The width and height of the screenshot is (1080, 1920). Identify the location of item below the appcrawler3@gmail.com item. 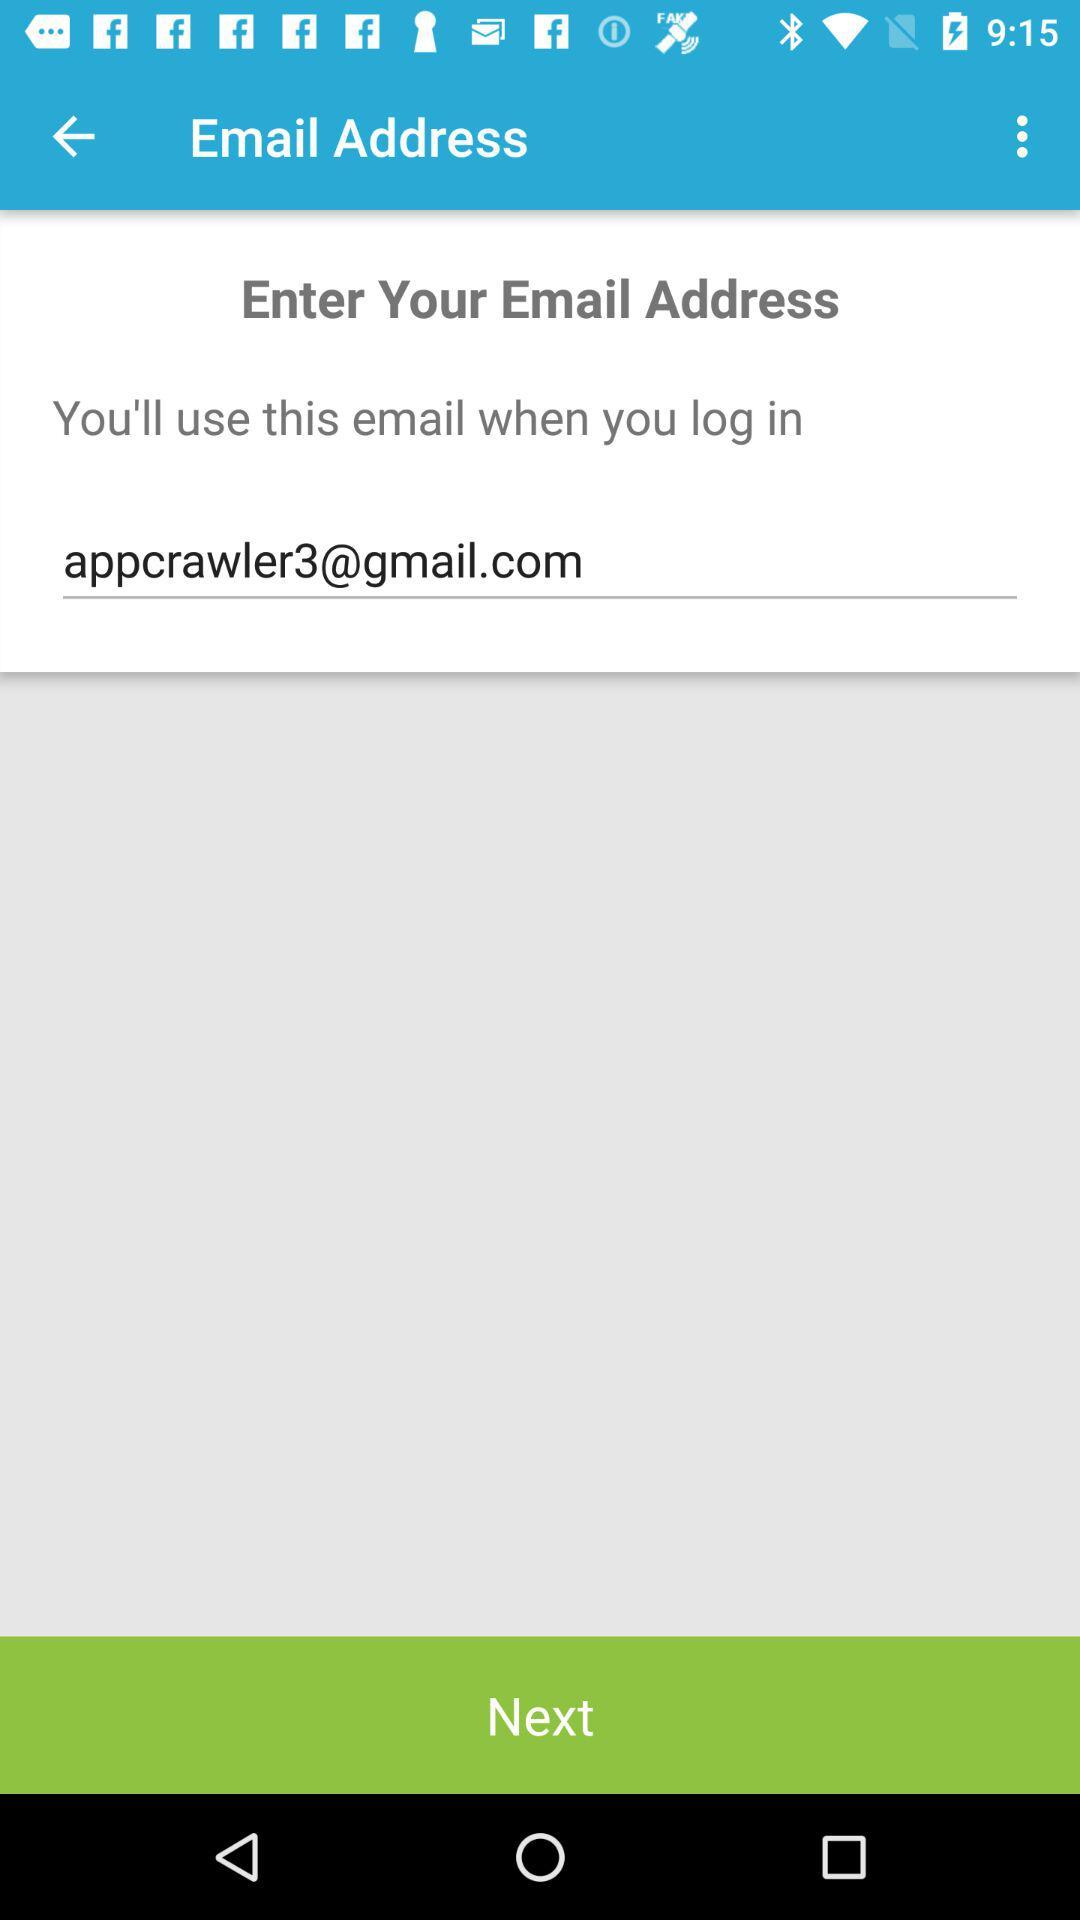
(540, 1714).